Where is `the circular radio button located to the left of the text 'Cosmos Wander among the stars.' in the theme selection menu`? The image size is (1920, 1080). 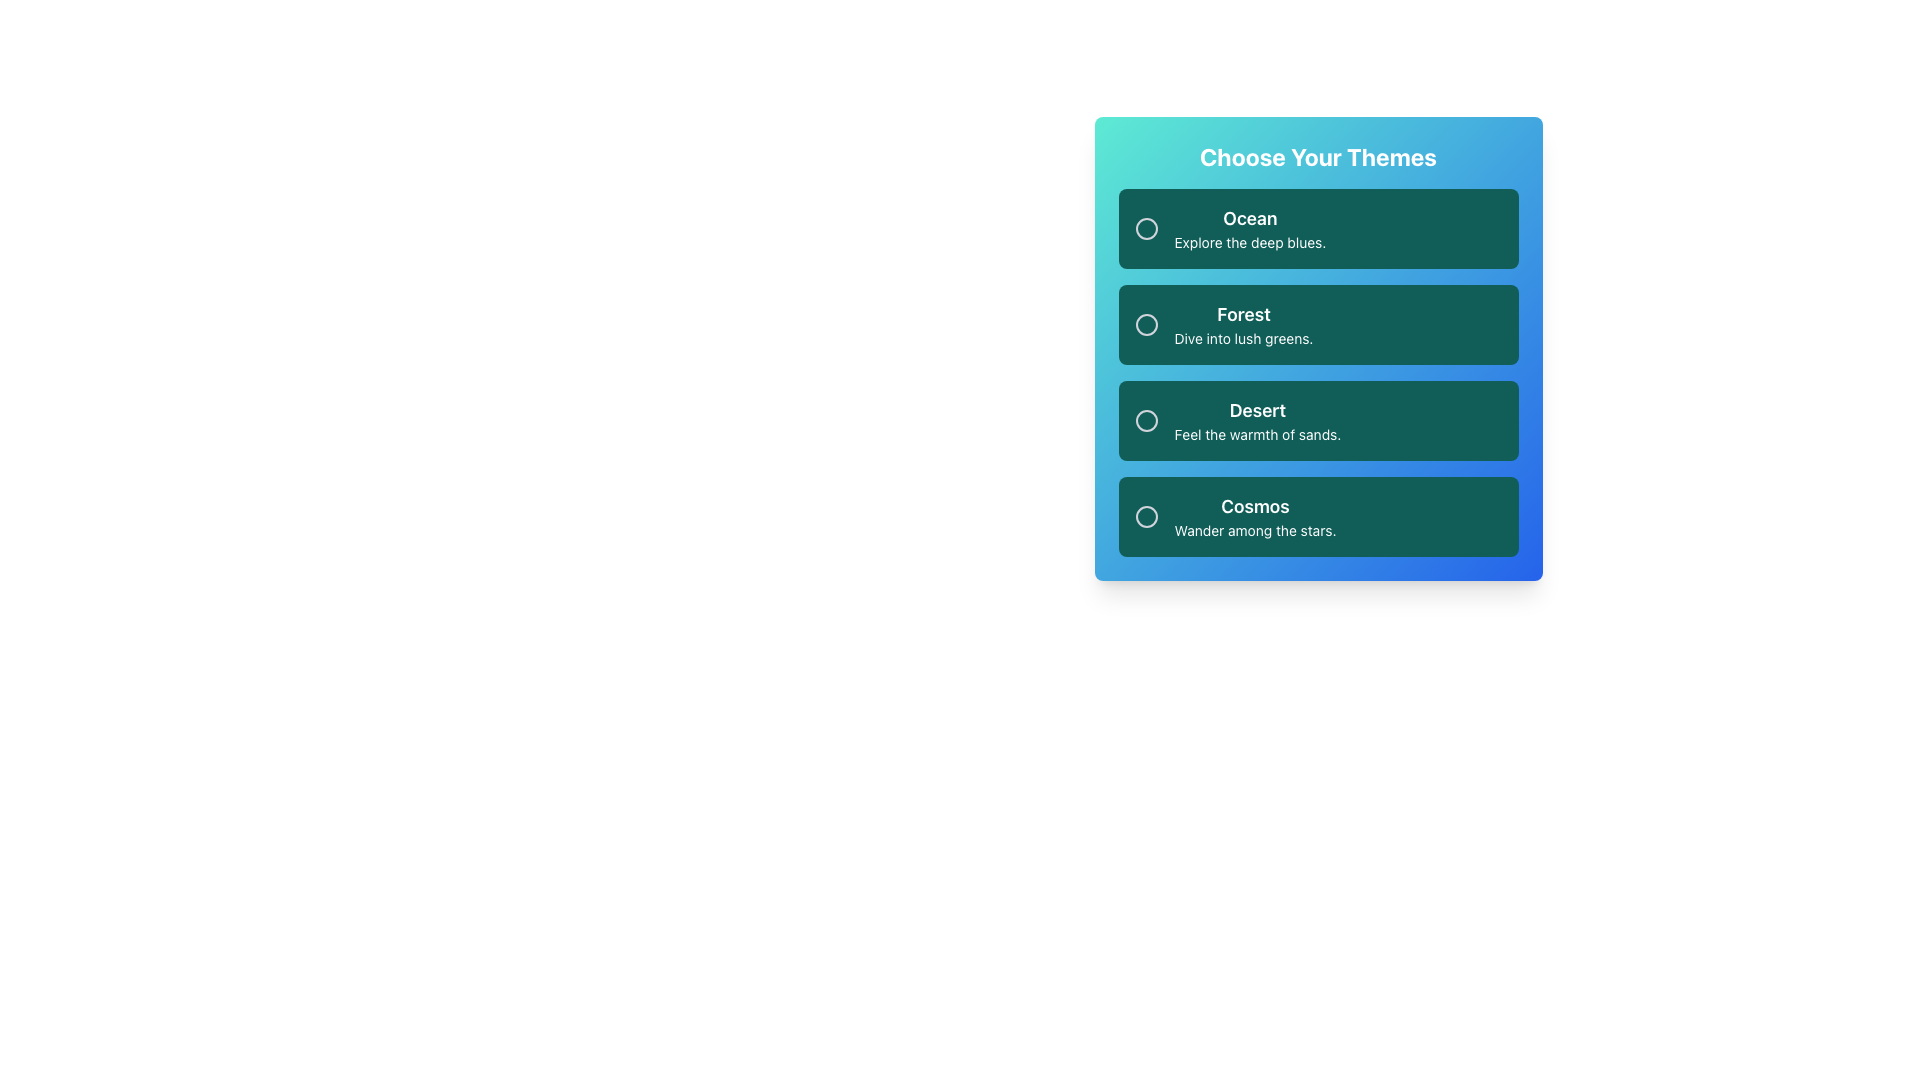 the circular radio button located to the left of the text 'Cosmos Wander among the stars.' in the theme selection menu is located at coordinates (1146, 515).